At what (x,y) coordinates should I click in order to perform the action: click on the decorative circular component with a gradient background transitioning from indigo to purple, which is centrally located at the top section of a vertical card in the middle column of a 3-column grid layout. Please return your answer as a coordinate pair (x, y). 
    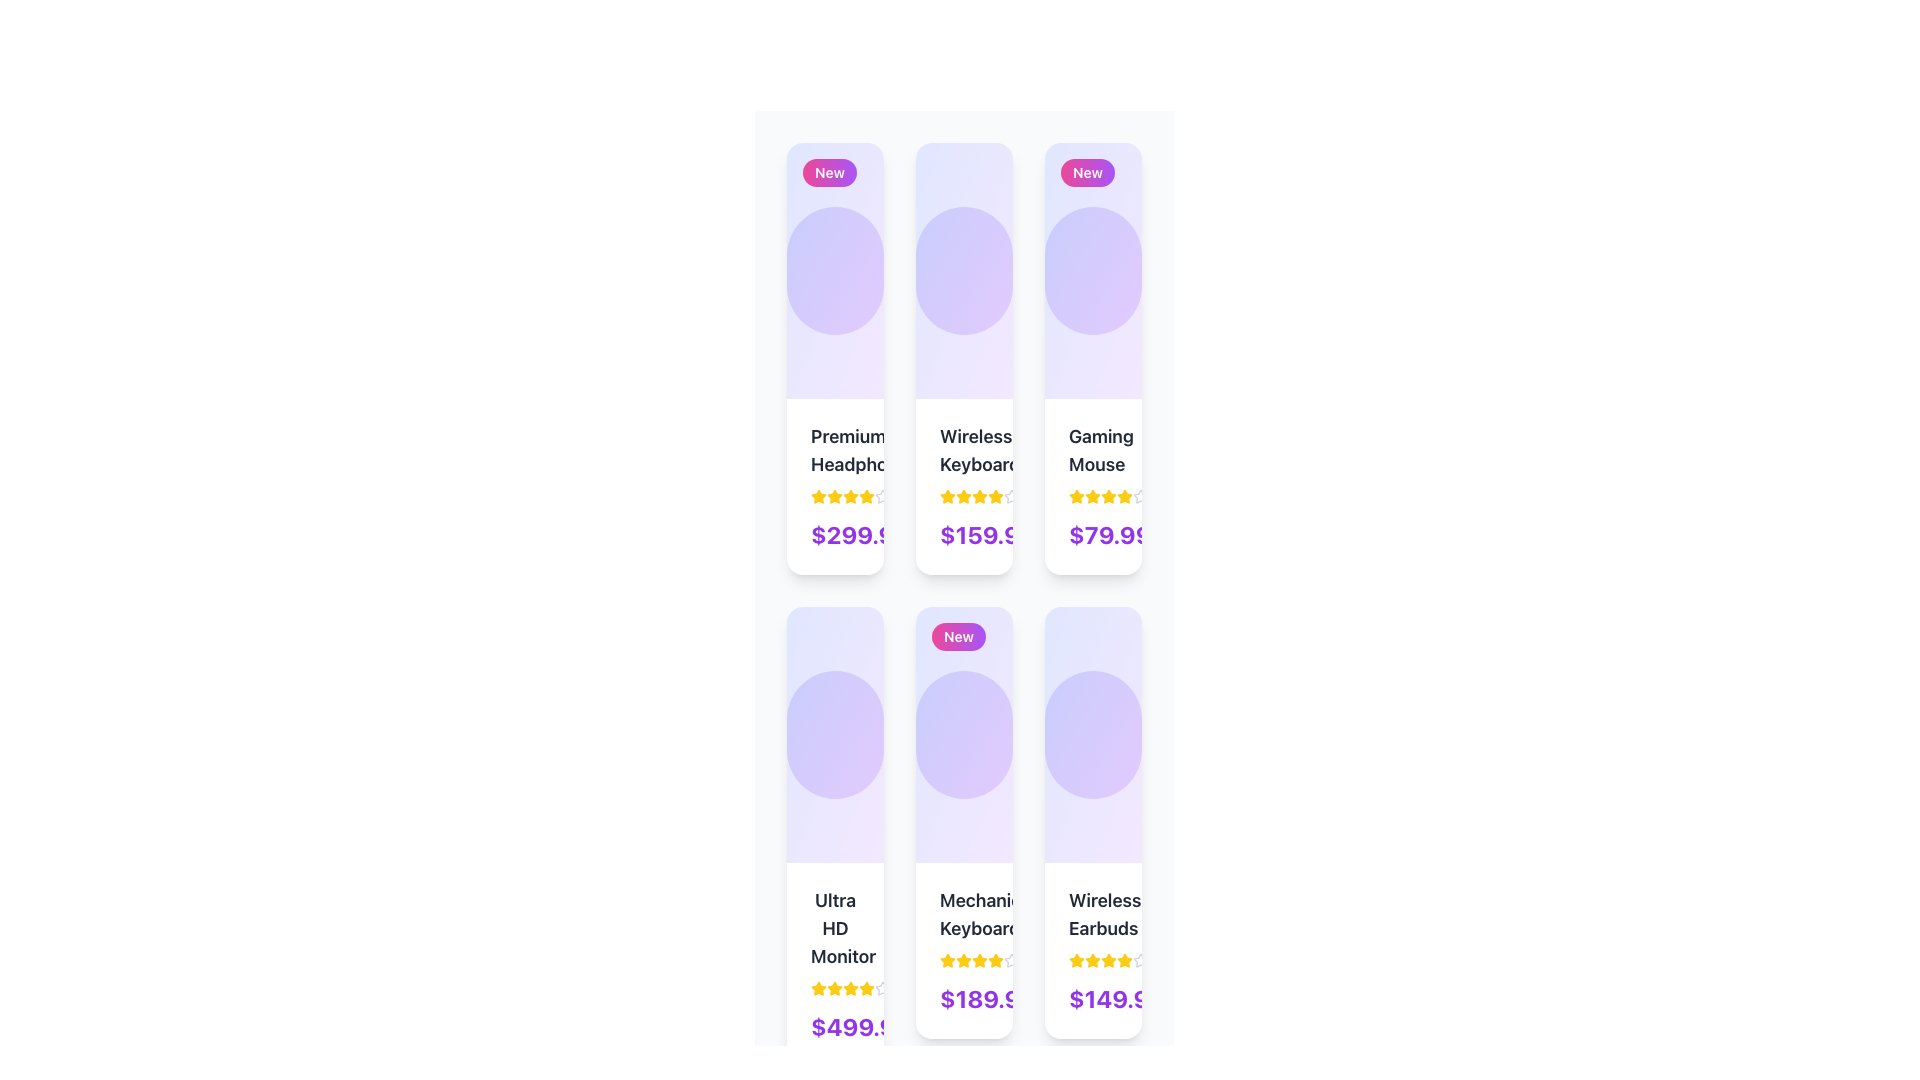
    Looking at the image, I should click on (964, 270).